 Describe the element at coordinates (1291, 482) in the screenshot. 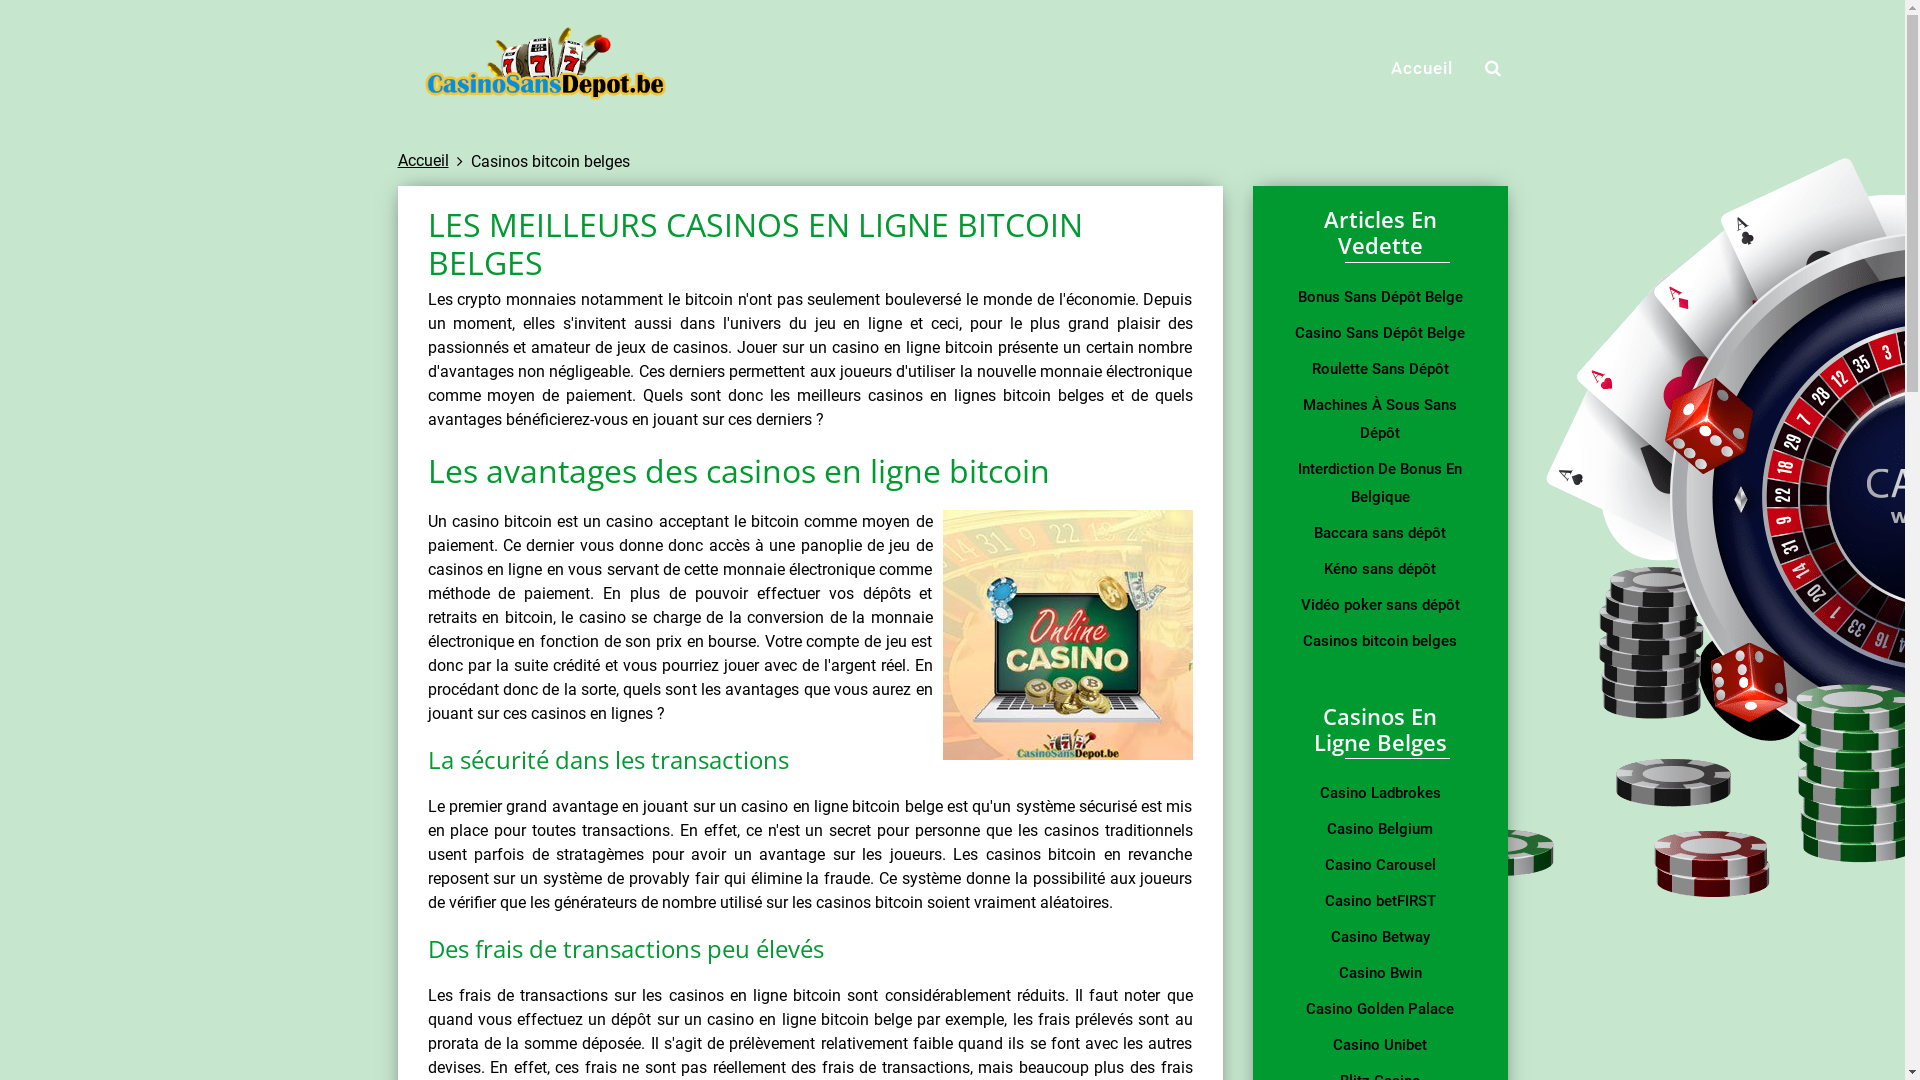

I see `'Interdiction De Bonus En Belgique'` at that location.